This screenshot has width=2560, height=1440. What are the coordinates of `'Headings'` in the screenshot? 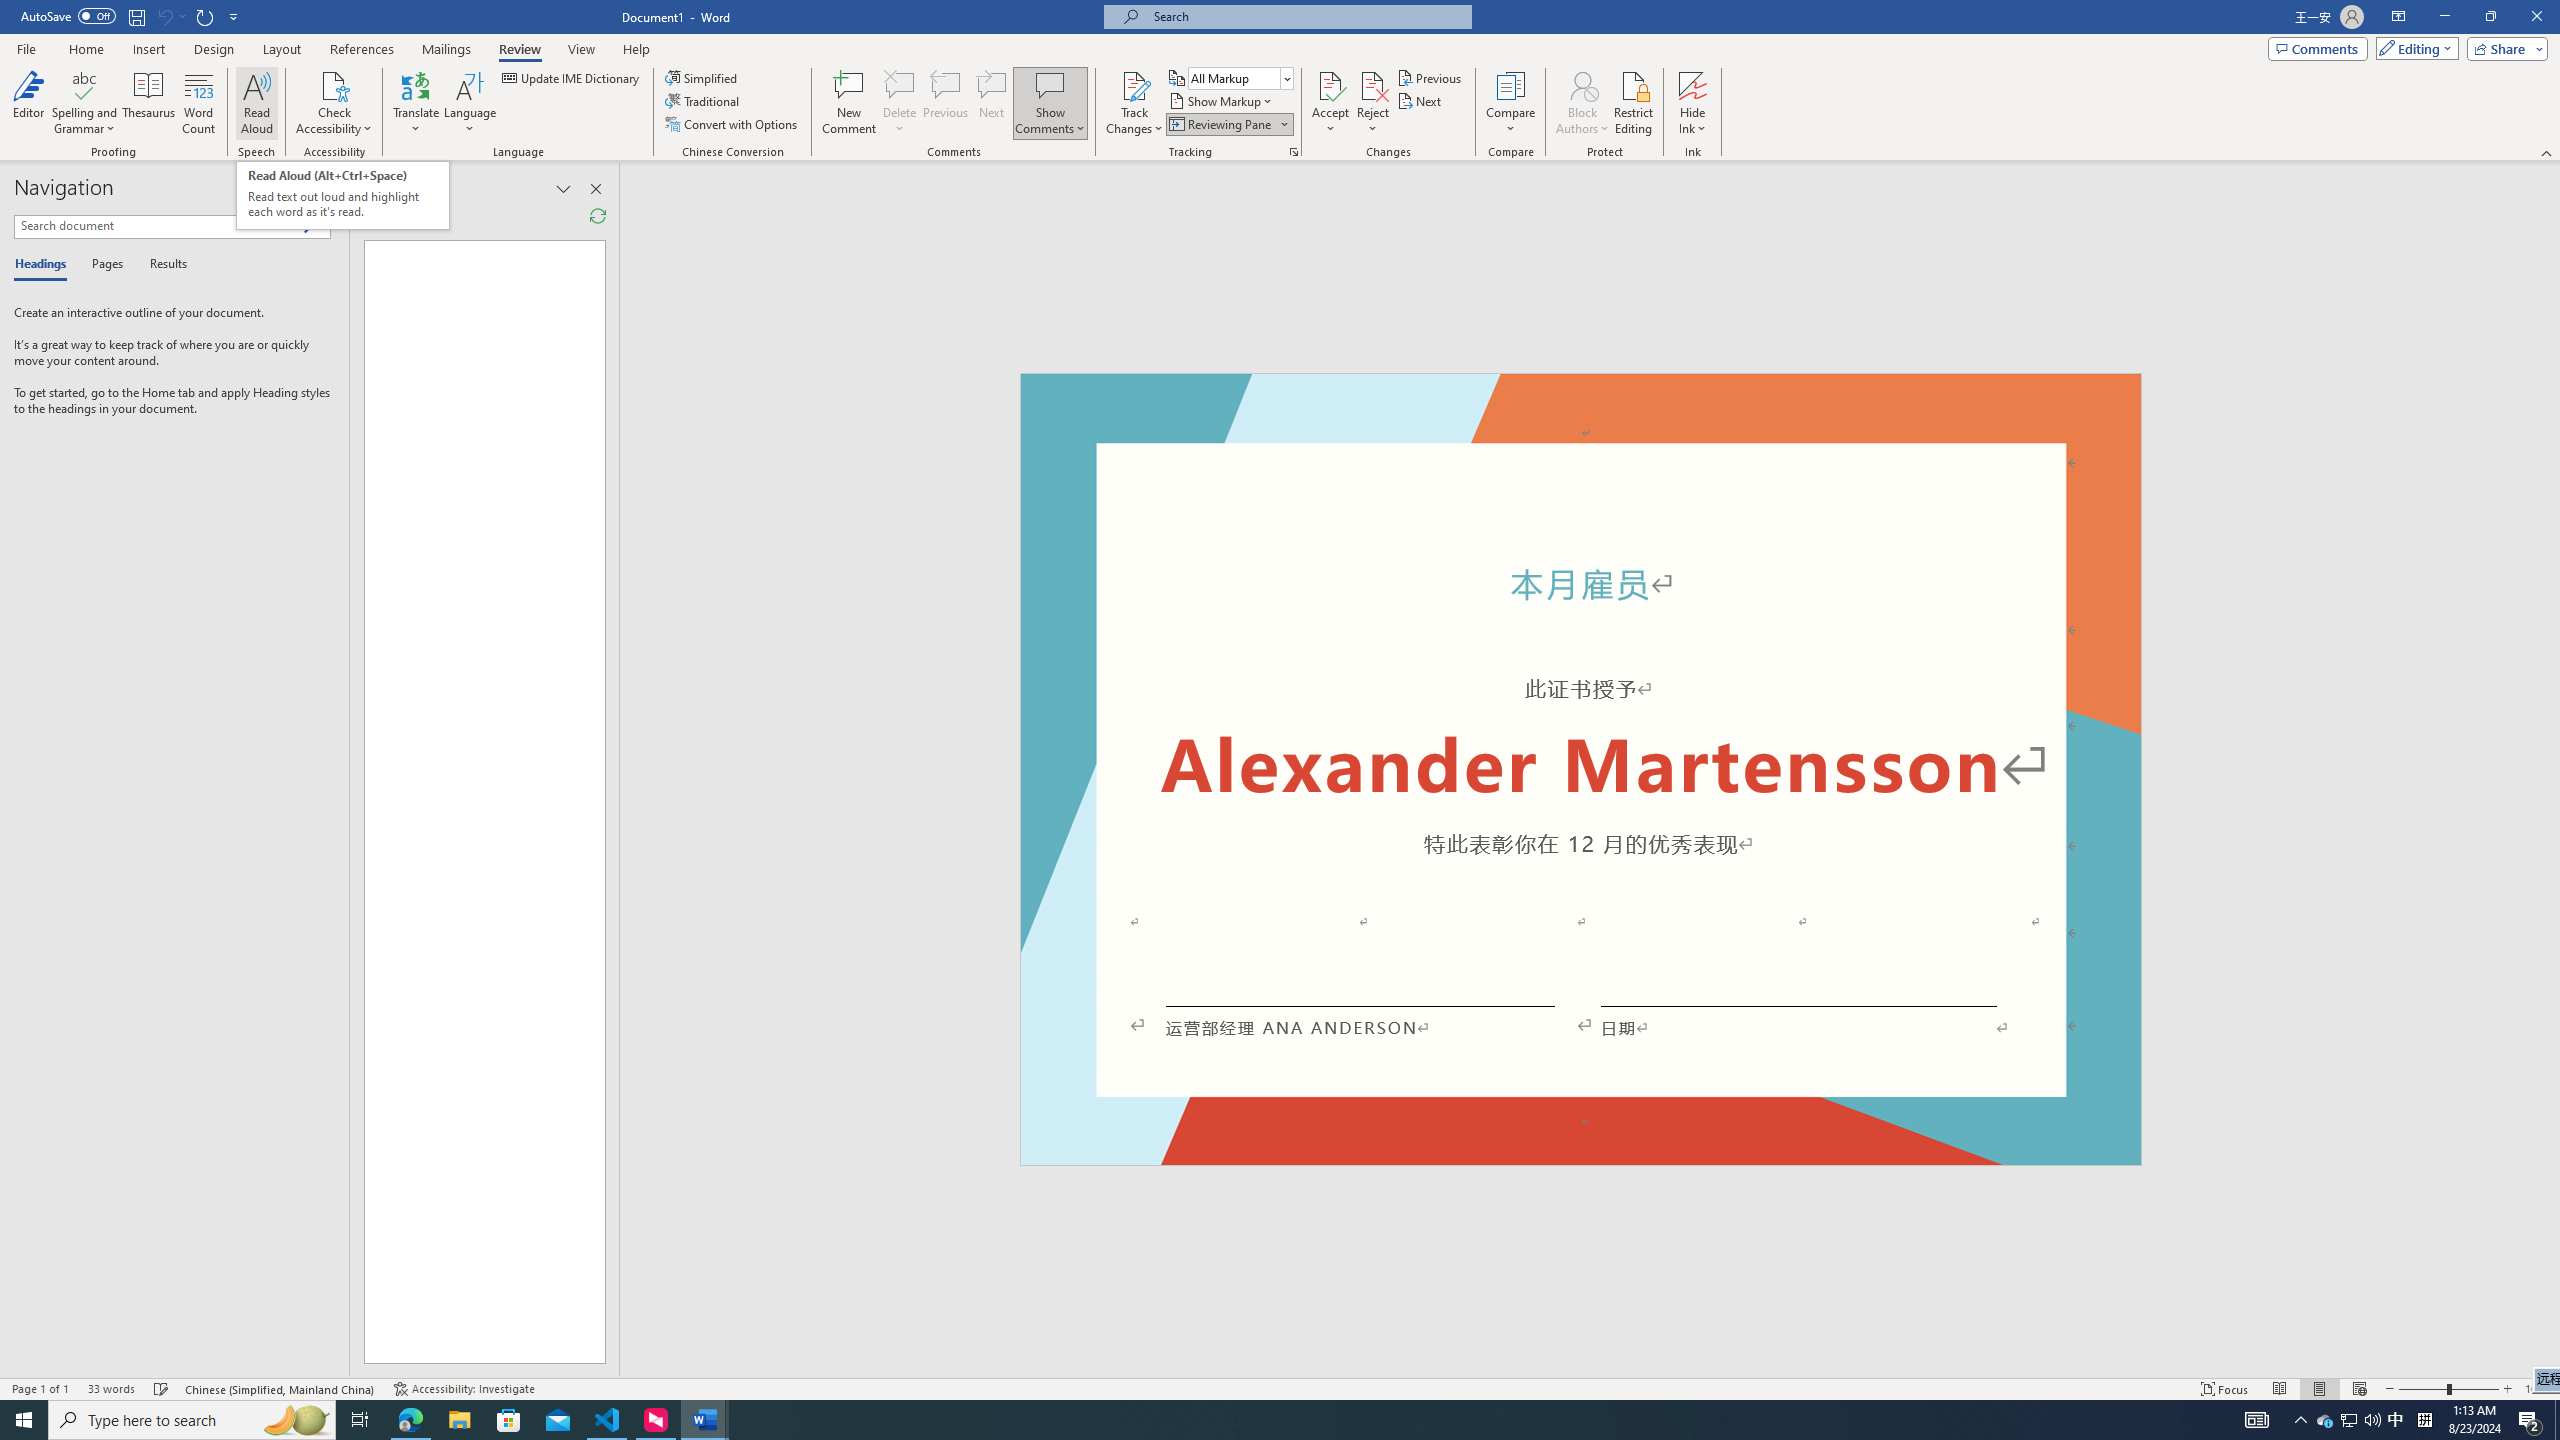 It's located at (44, 264).